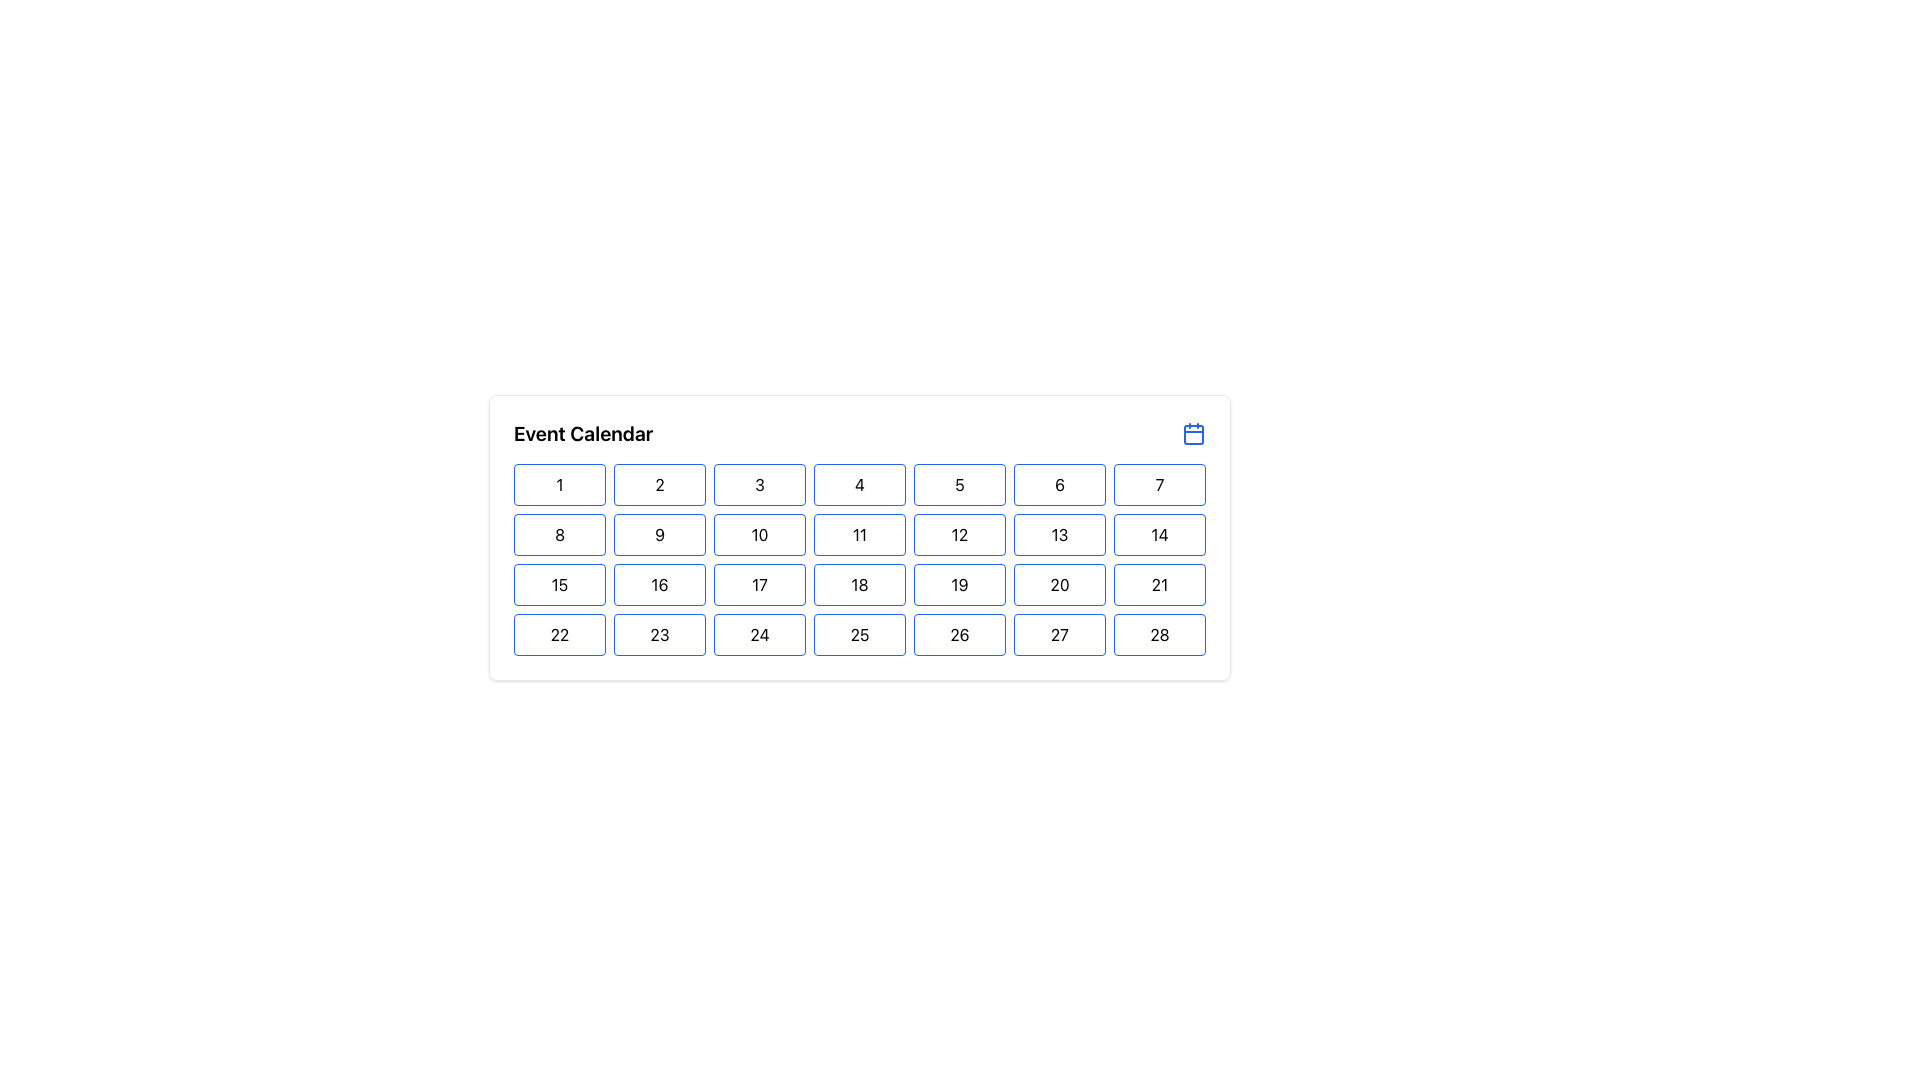 The height and width of the screenshot is (1080, 1920). Describe the element at coordinates (660, 585) in the screenshot. I see `the button representing a selectable day in the calendar view` at that location.